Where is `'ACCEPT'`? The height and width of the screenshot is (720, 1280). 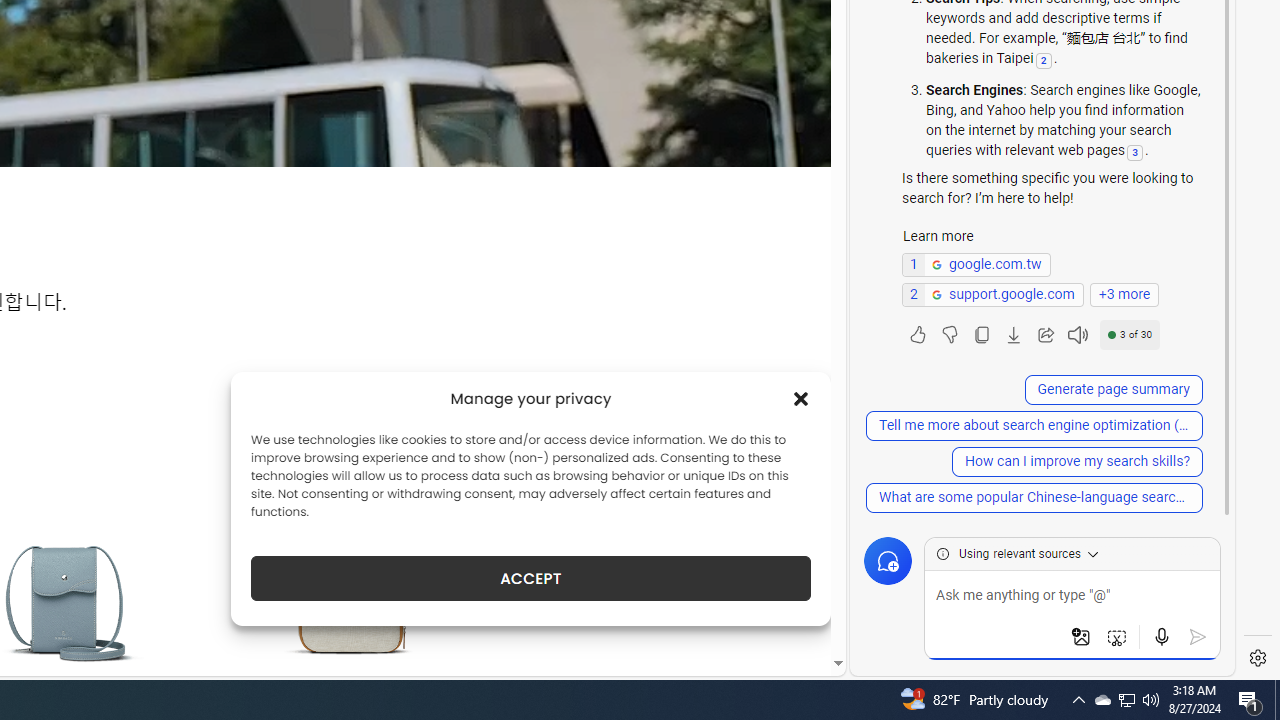 'ACCEPT' is located at coordinates (531, 578).